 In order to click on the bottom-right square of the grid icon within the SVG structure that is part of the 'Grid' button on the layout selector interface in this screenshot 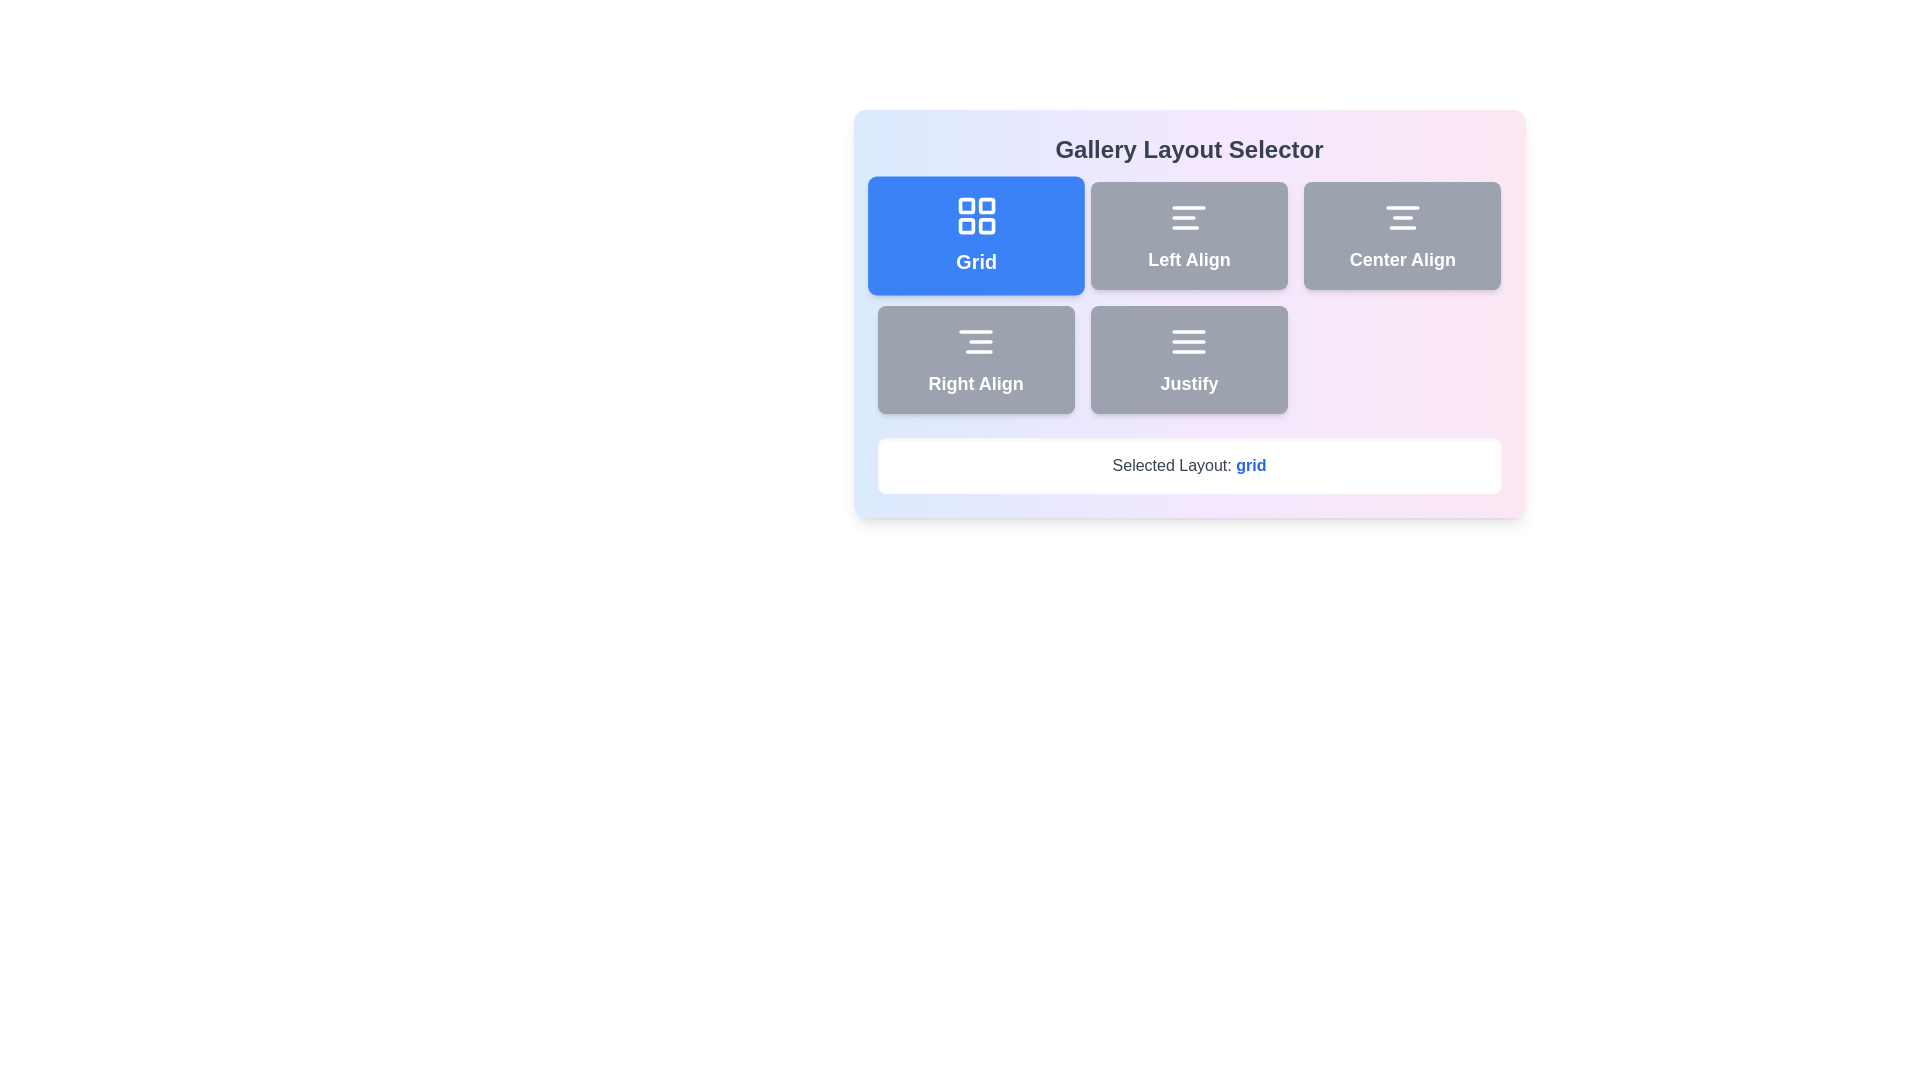, I will do `click(986, 225)`.